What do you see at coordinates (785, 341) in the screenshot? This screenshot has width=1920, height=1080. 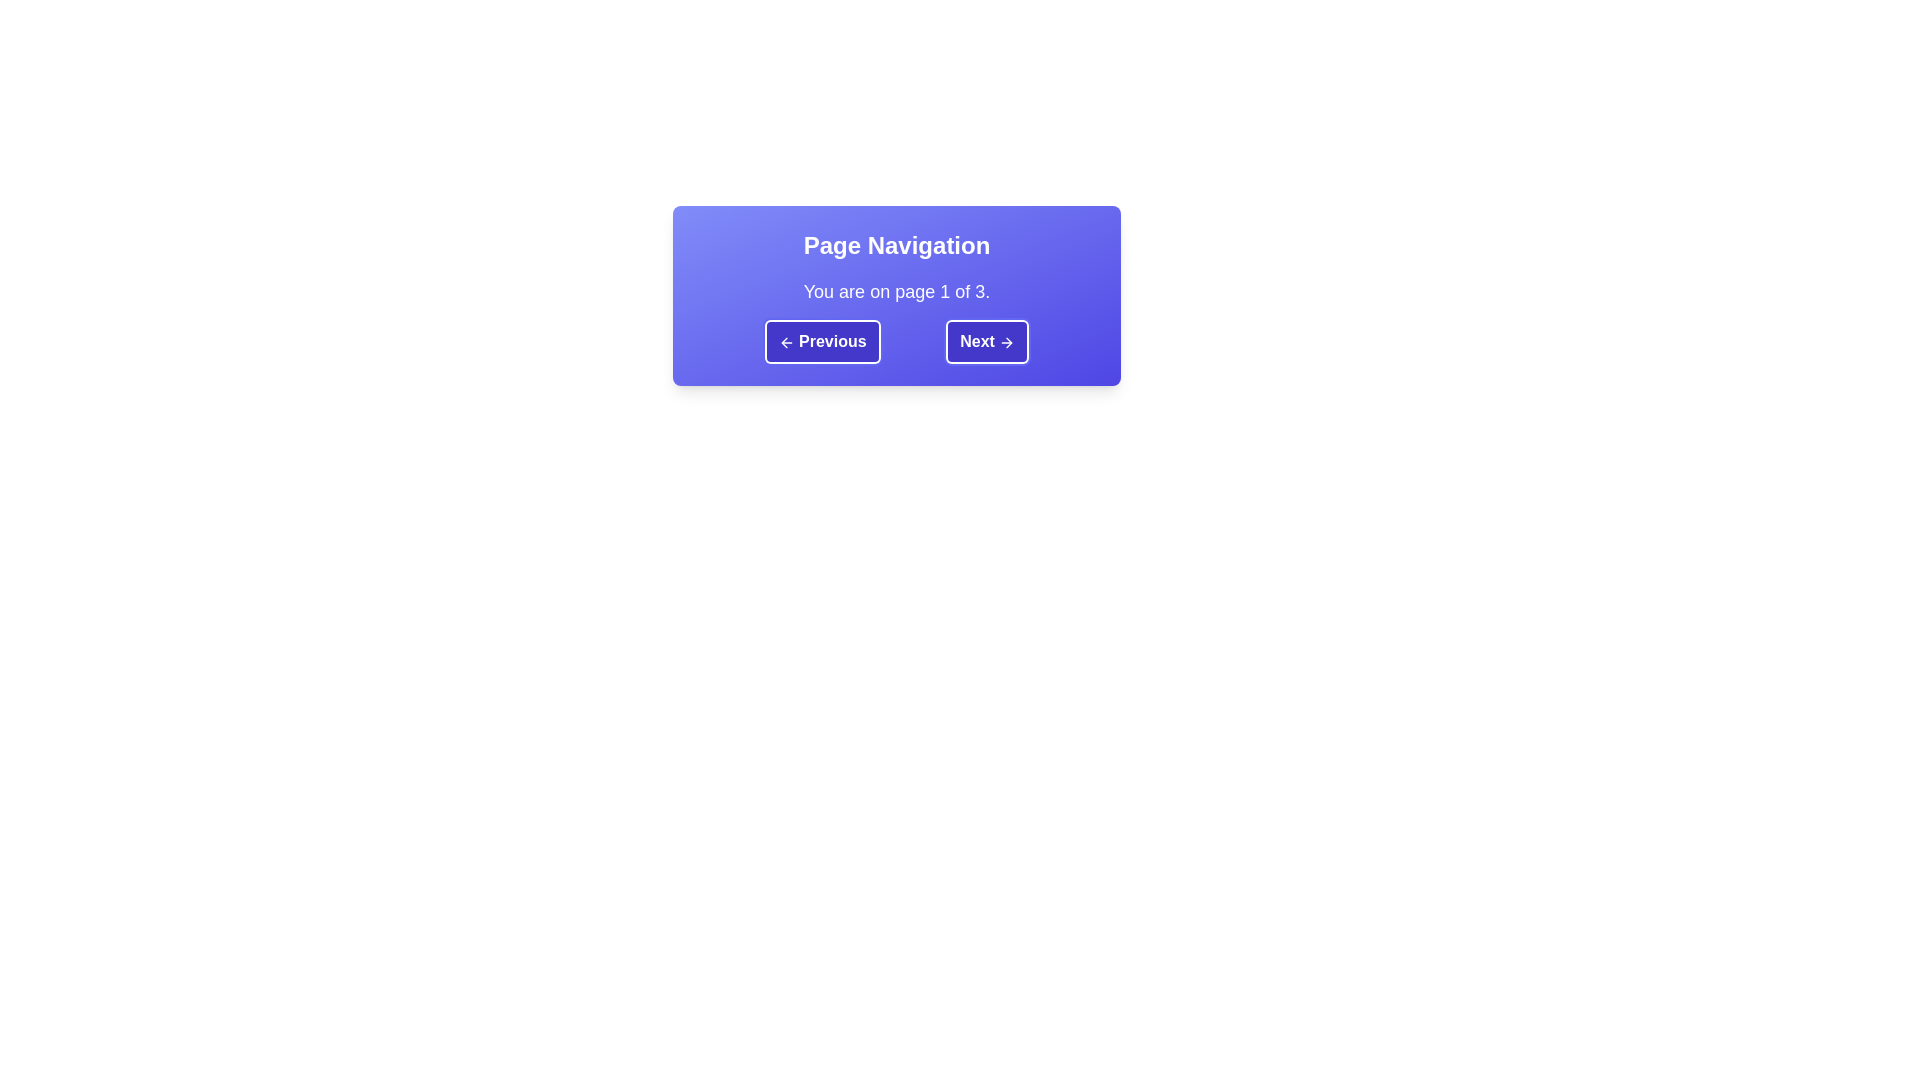 I see `the 'Previous' button icon` at bounding box center [785, 341].